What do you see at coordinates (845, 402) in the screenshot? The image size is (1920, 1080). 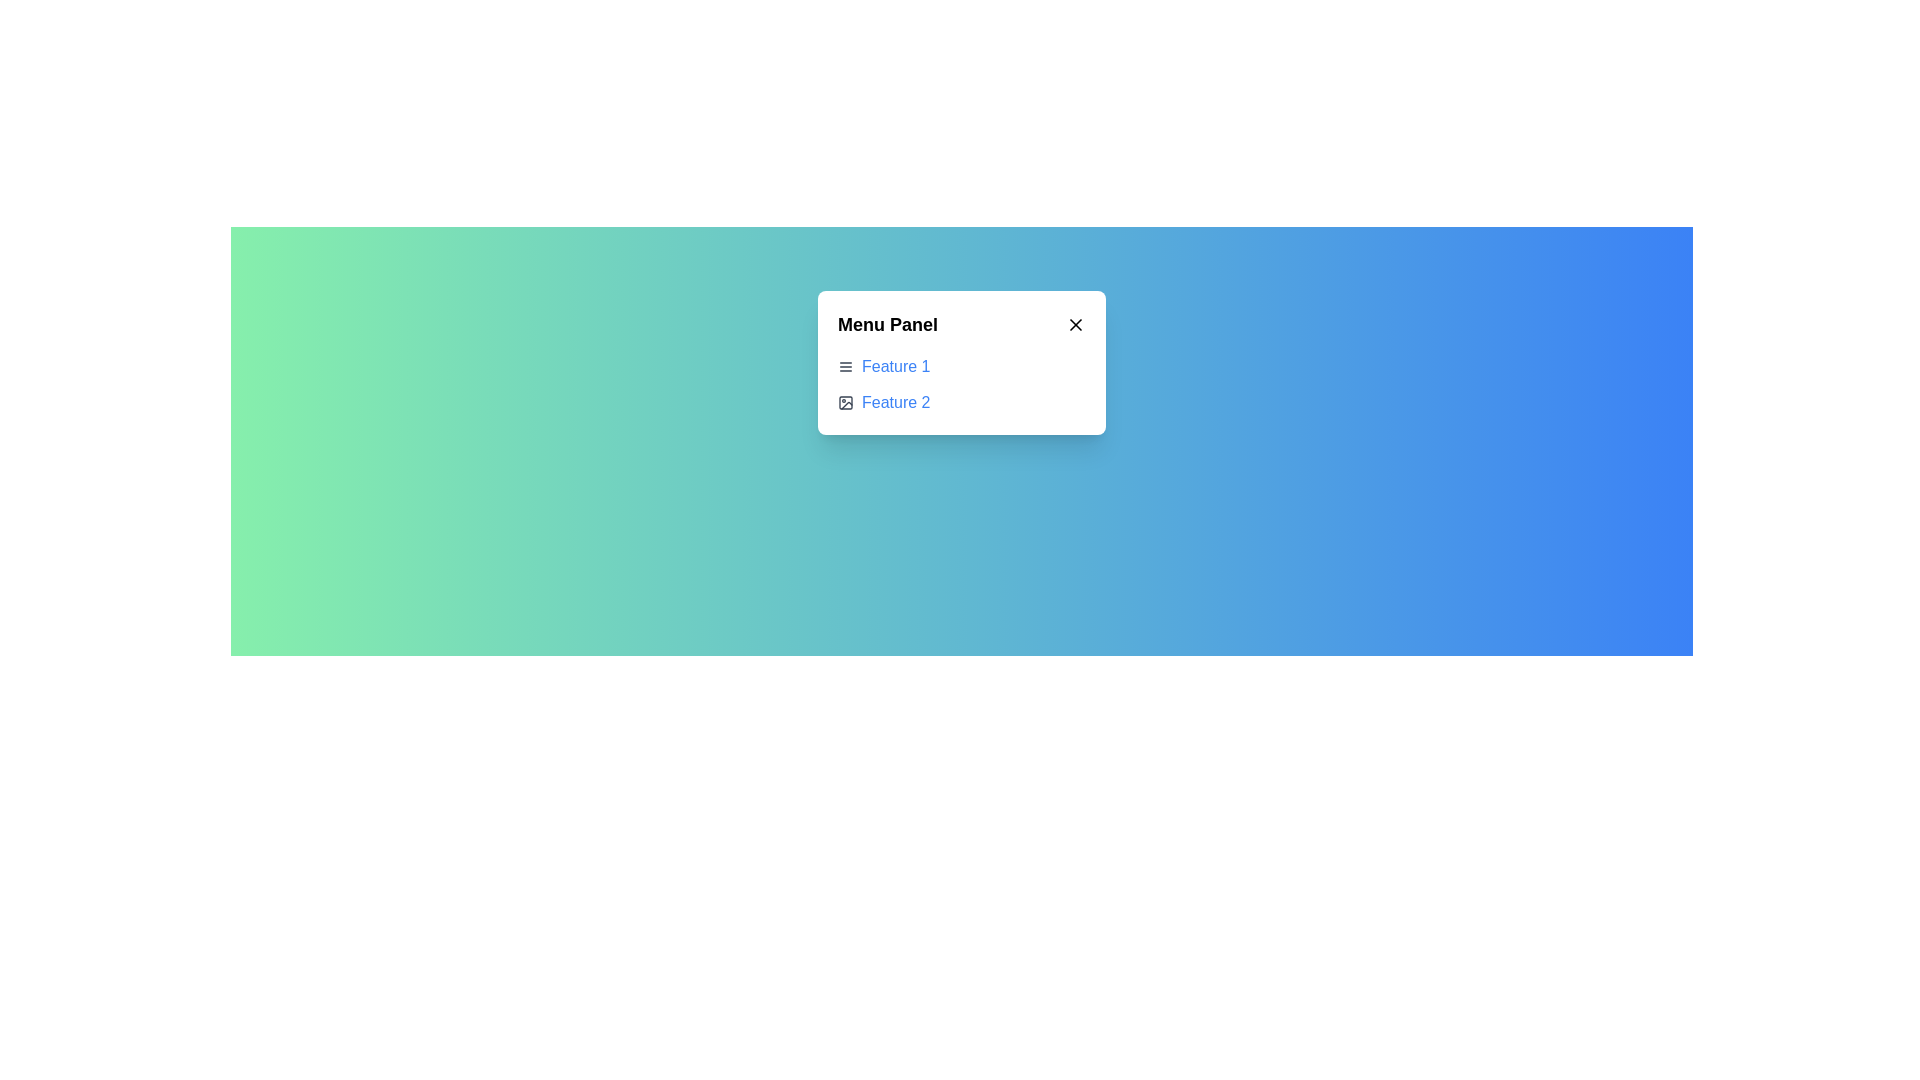 I see `the small dark gray icon resembling a photo placeholder located to the left of the text 'Feature 2' in the menu panel to interact with it` at bounding box center [845, 402].